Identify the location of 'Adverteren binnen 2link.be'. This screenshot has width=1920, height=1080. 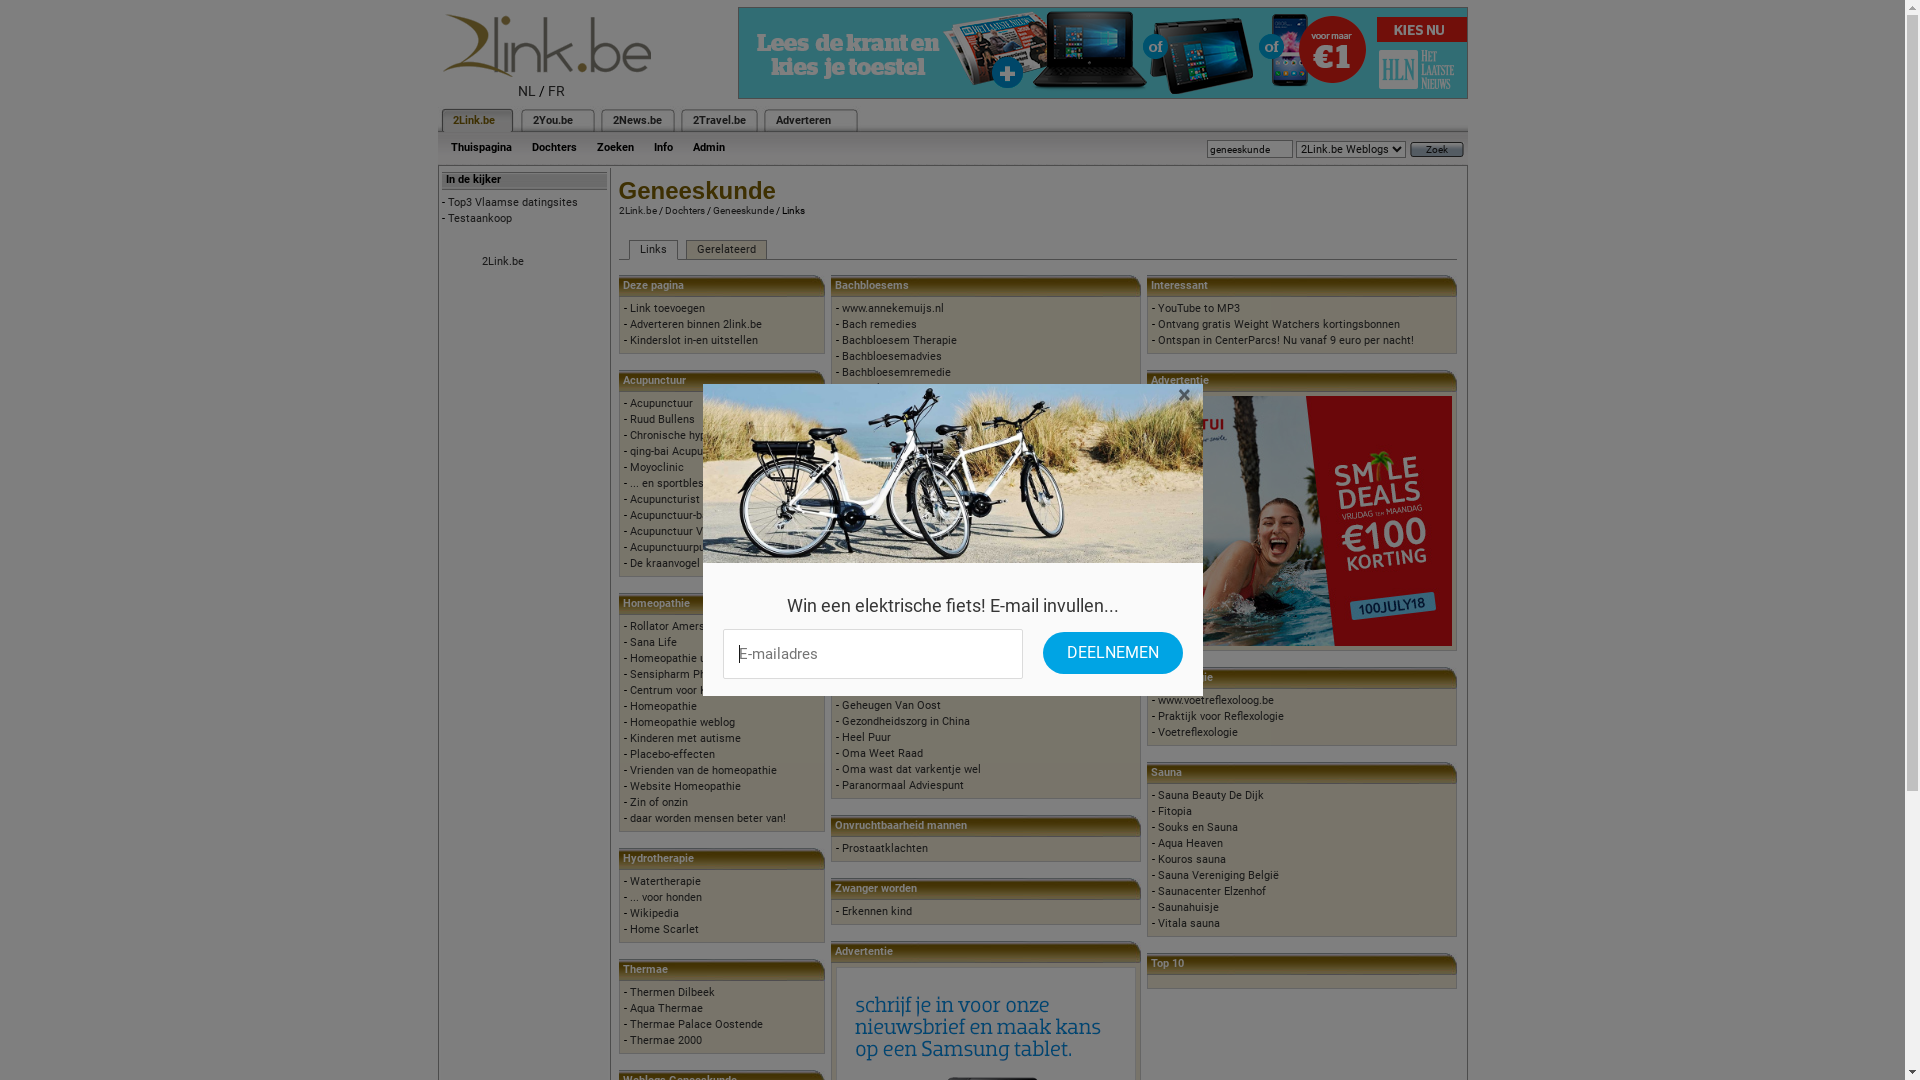
(696, 323).